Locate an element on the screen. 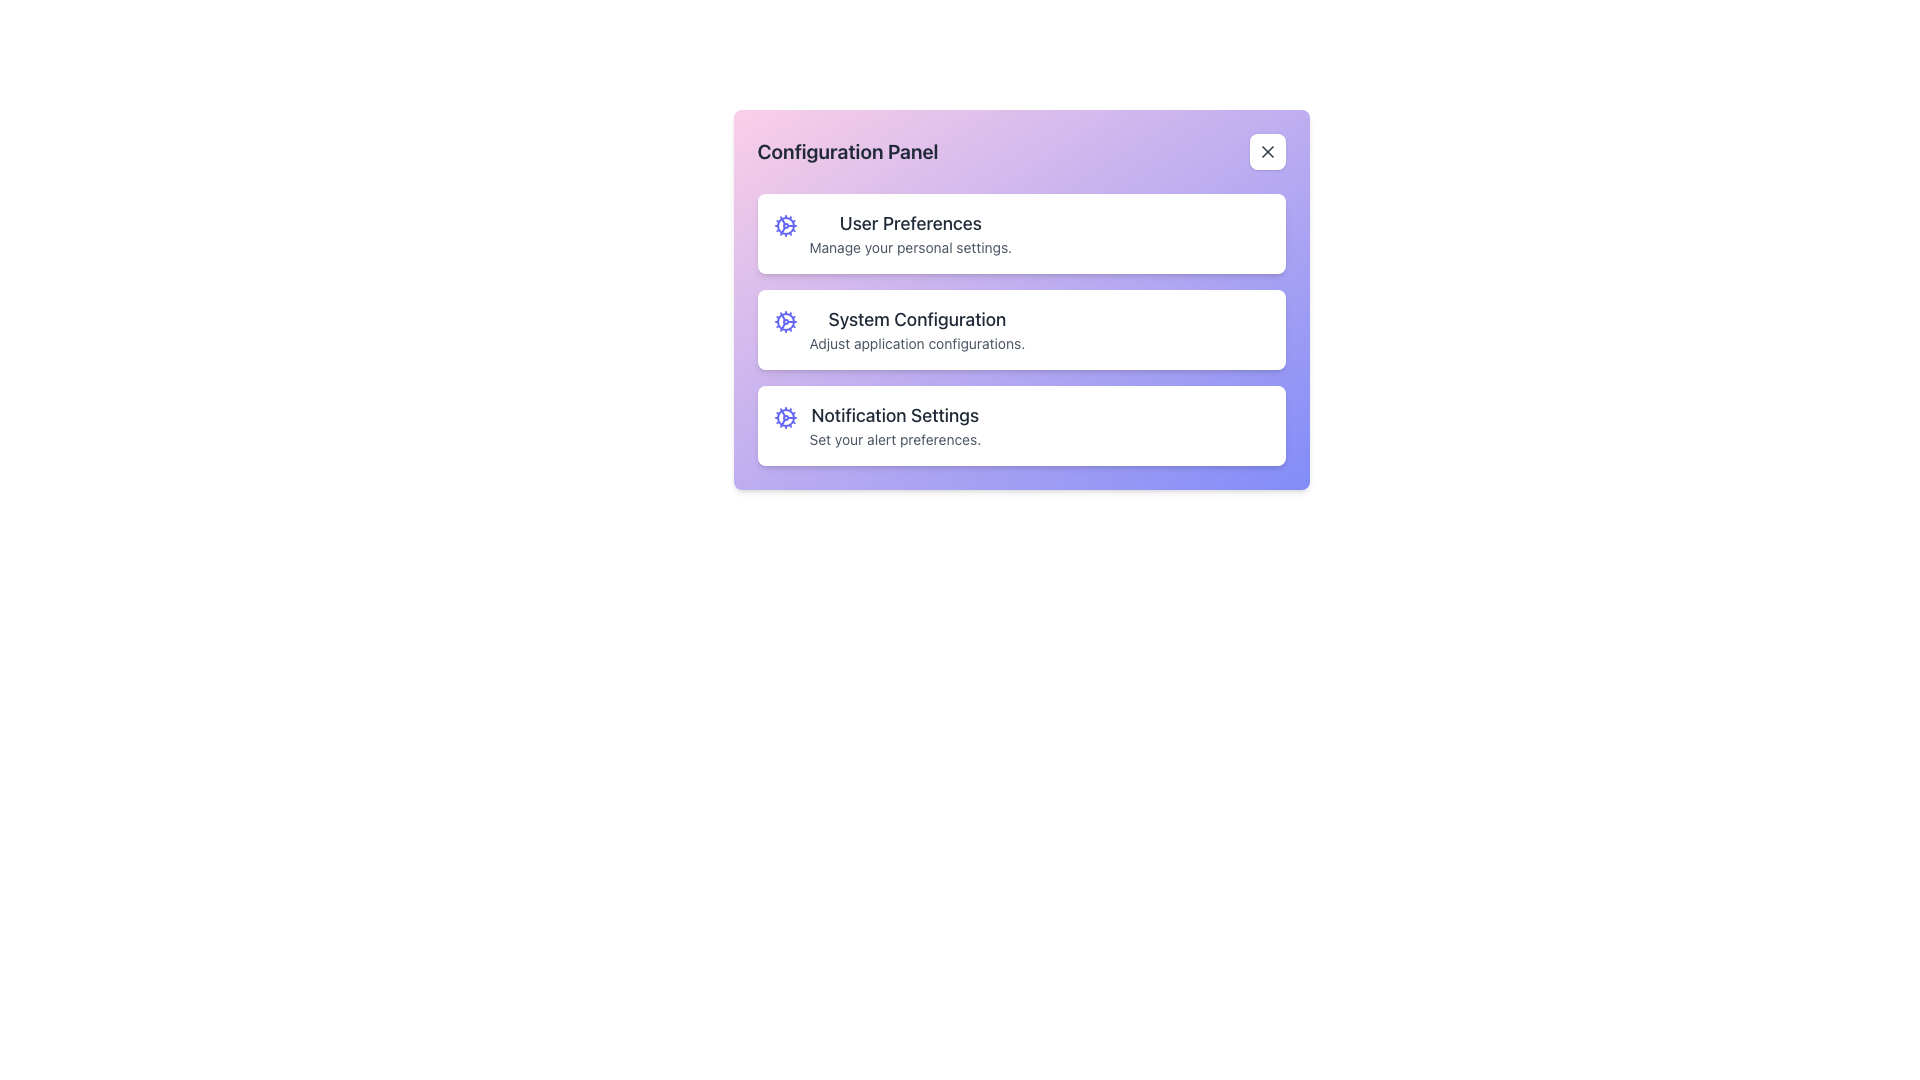 The width and height of the screenshot is (1920, 1080). the settings icon located in the second row of the configuration panel, left-aligned and directly to the left of the text 'System Configuration' is located at coordinates (784, 320).